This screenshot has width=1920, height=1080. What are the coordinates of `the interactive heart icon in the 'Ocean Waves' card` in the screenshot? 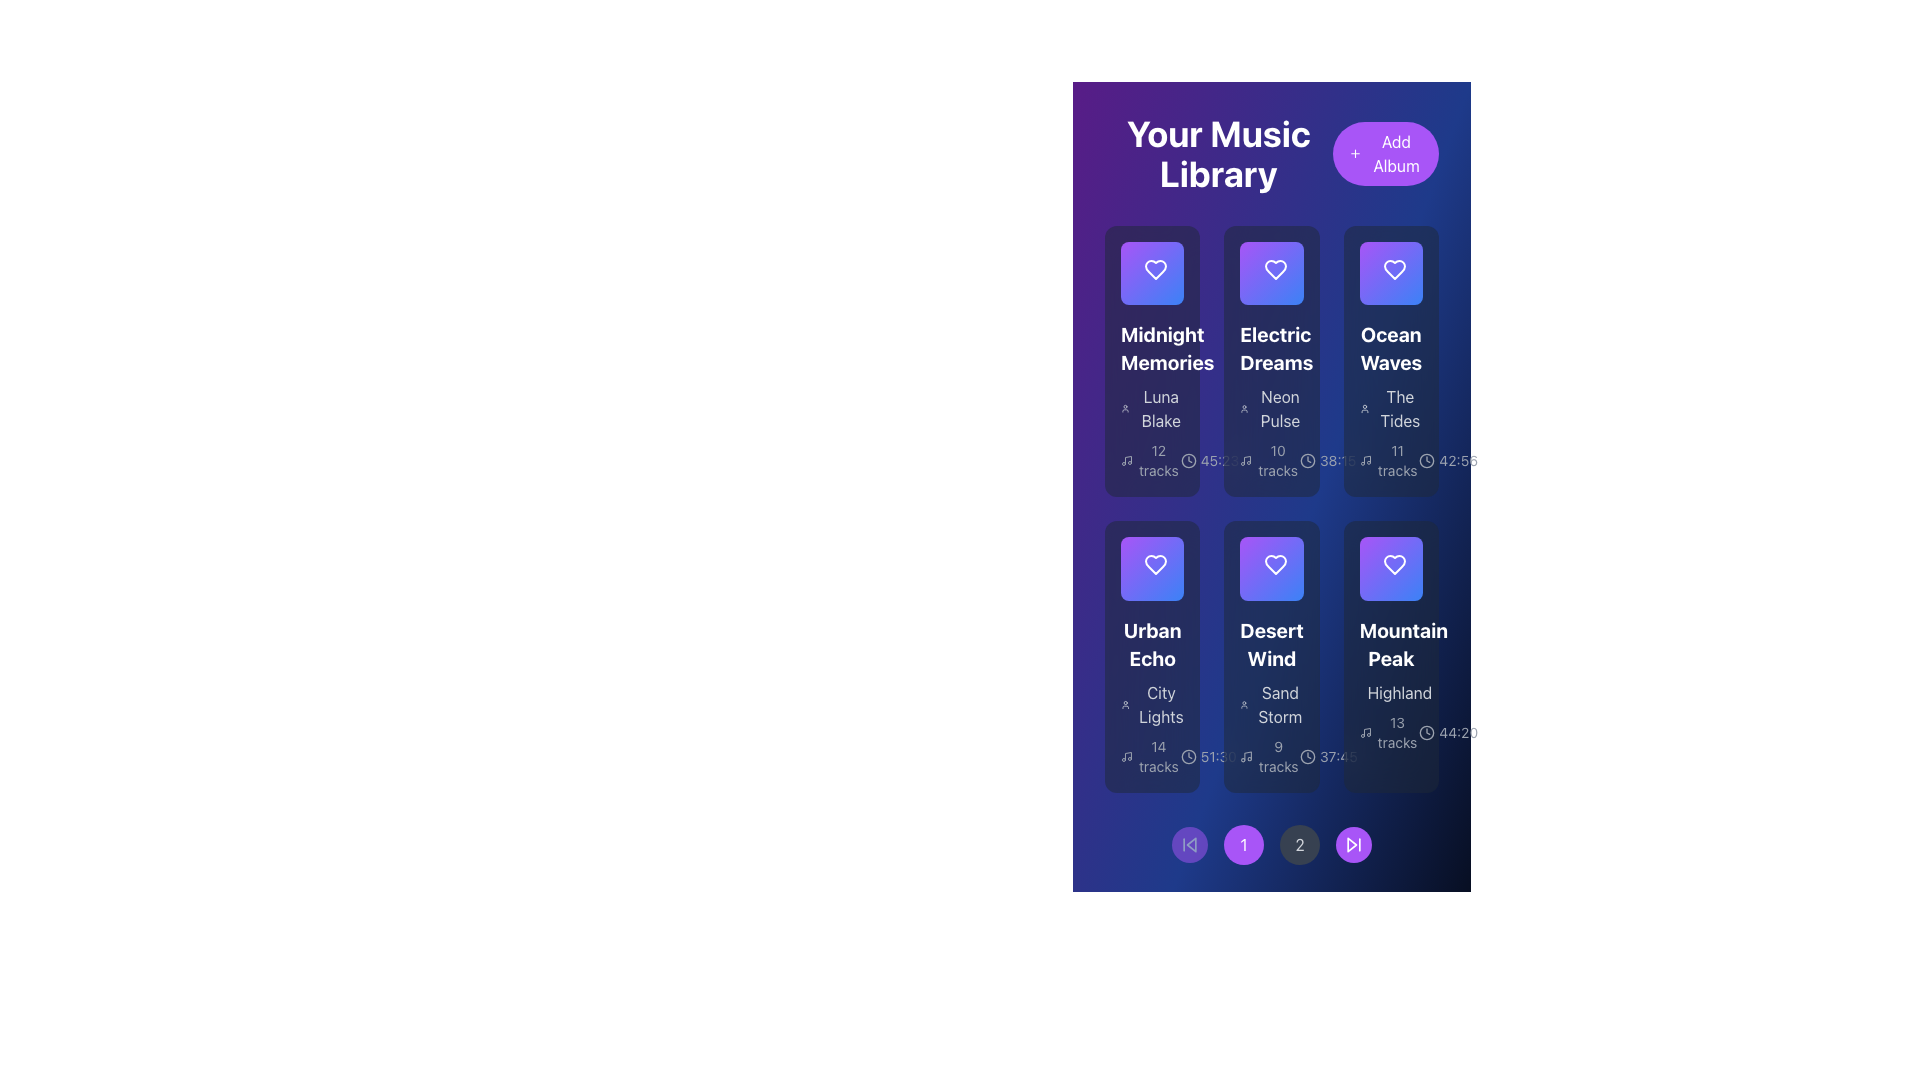 It's located at (1390, 273).